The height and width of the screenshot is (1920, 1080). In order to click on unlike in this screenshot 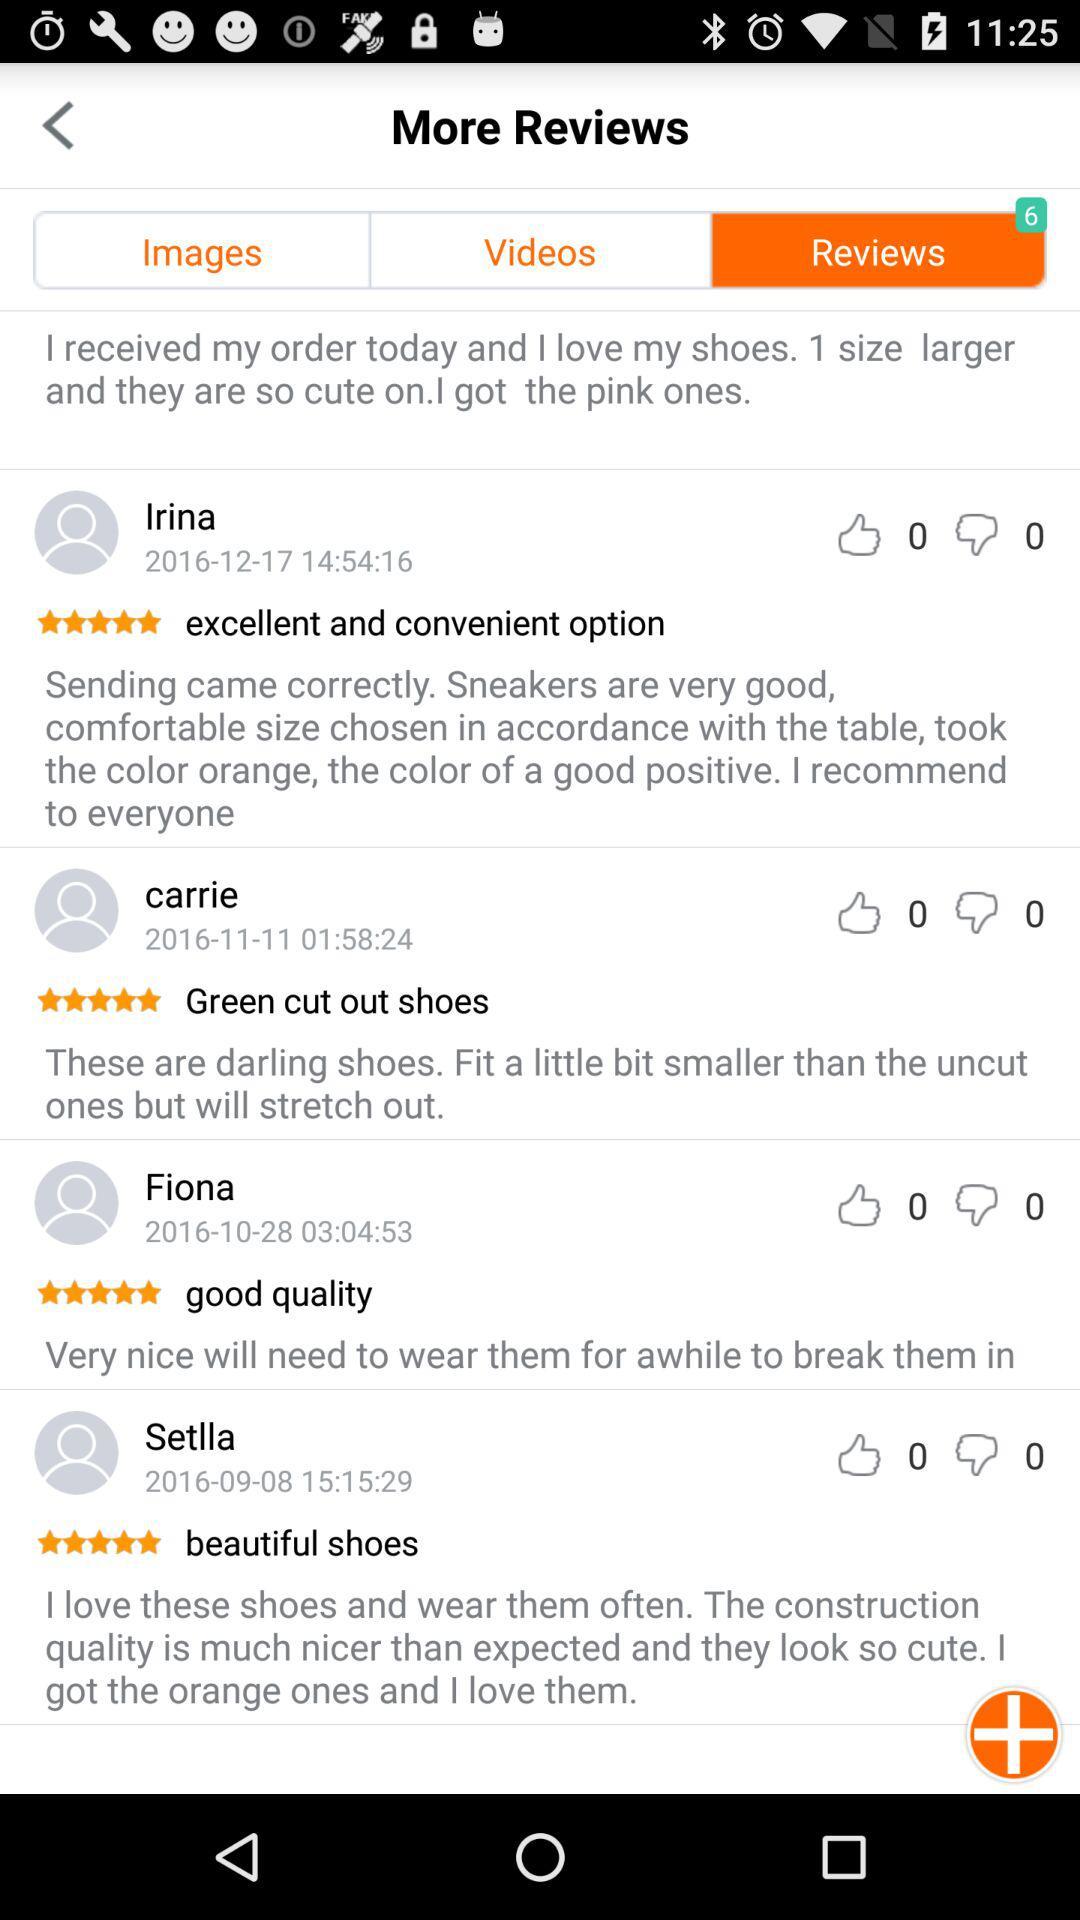, I will do `click(975, 911)`.